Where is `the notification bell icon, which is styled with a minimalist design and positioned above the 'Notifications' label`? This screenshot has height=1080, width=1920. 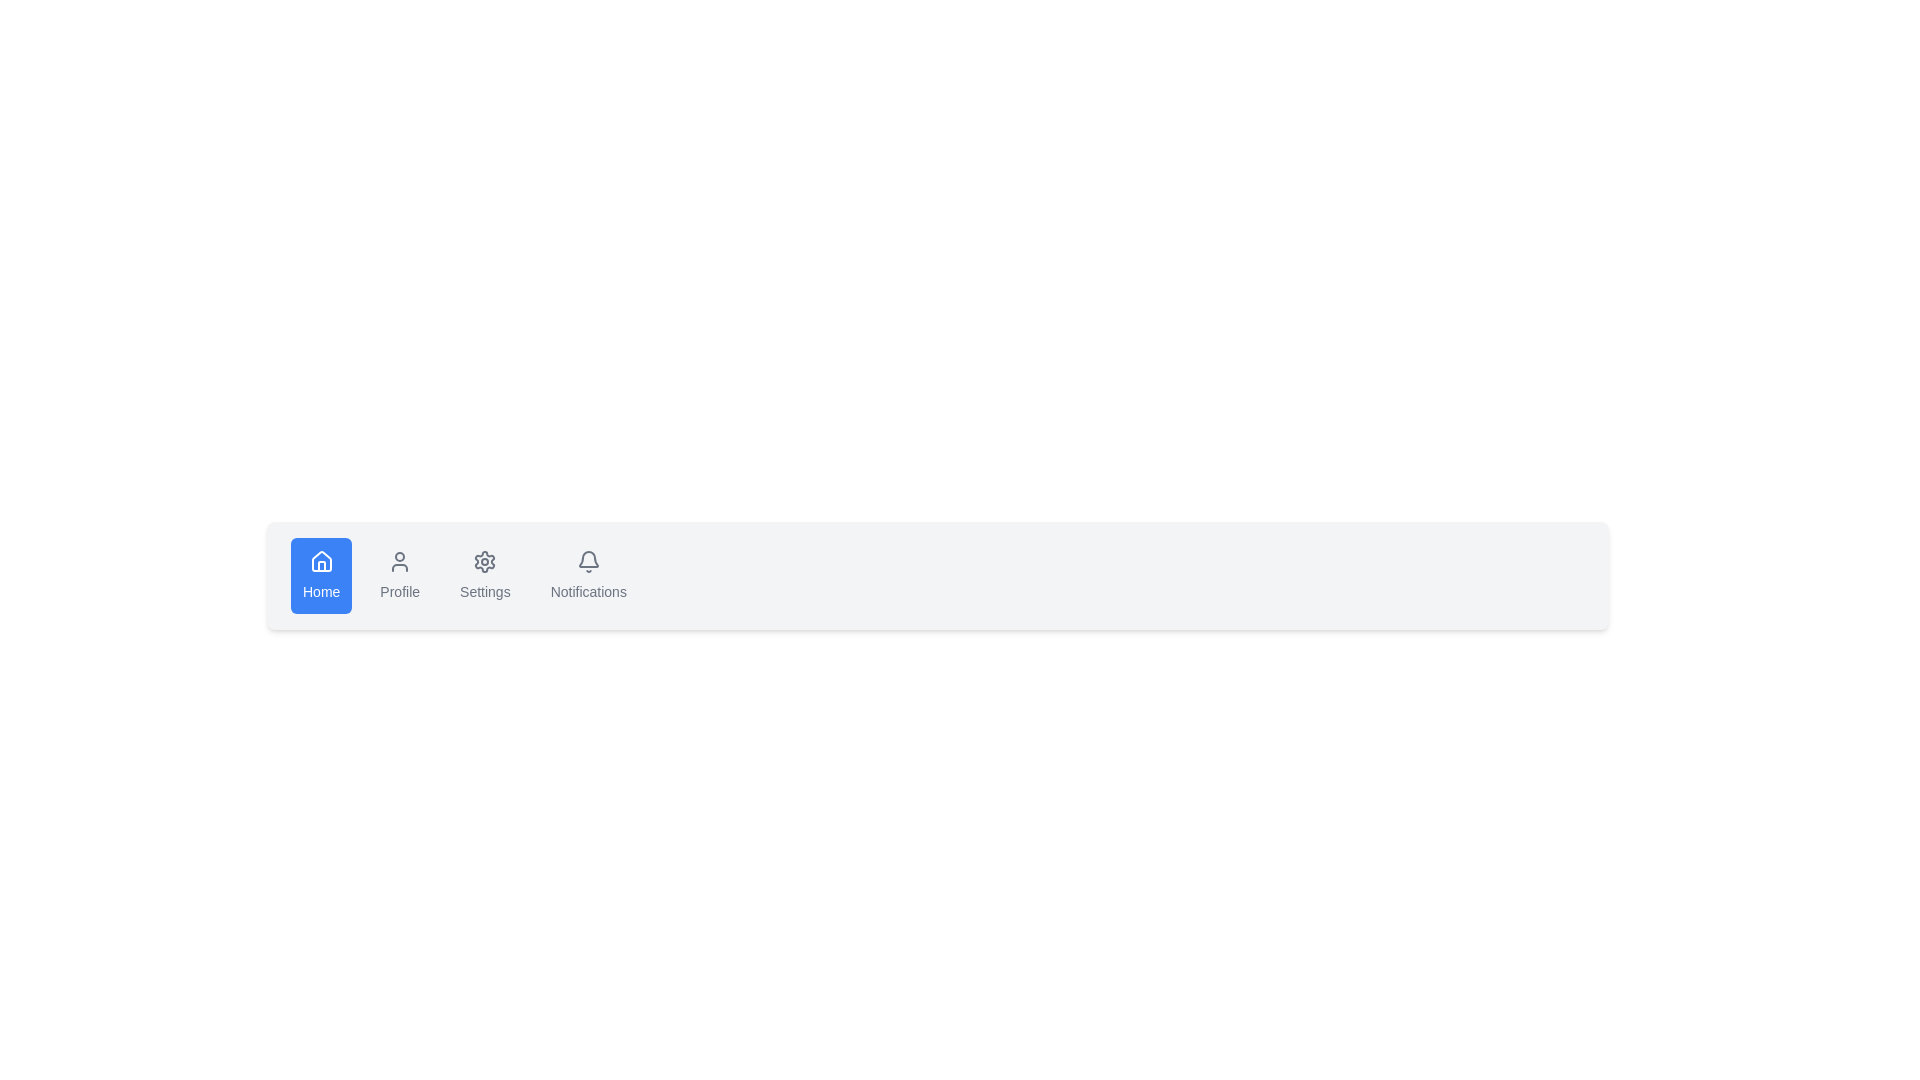
the notification bell icon, which is styled with a minimalist design and positioned above the 'Notifications' label is located at coordinates (587, 562).